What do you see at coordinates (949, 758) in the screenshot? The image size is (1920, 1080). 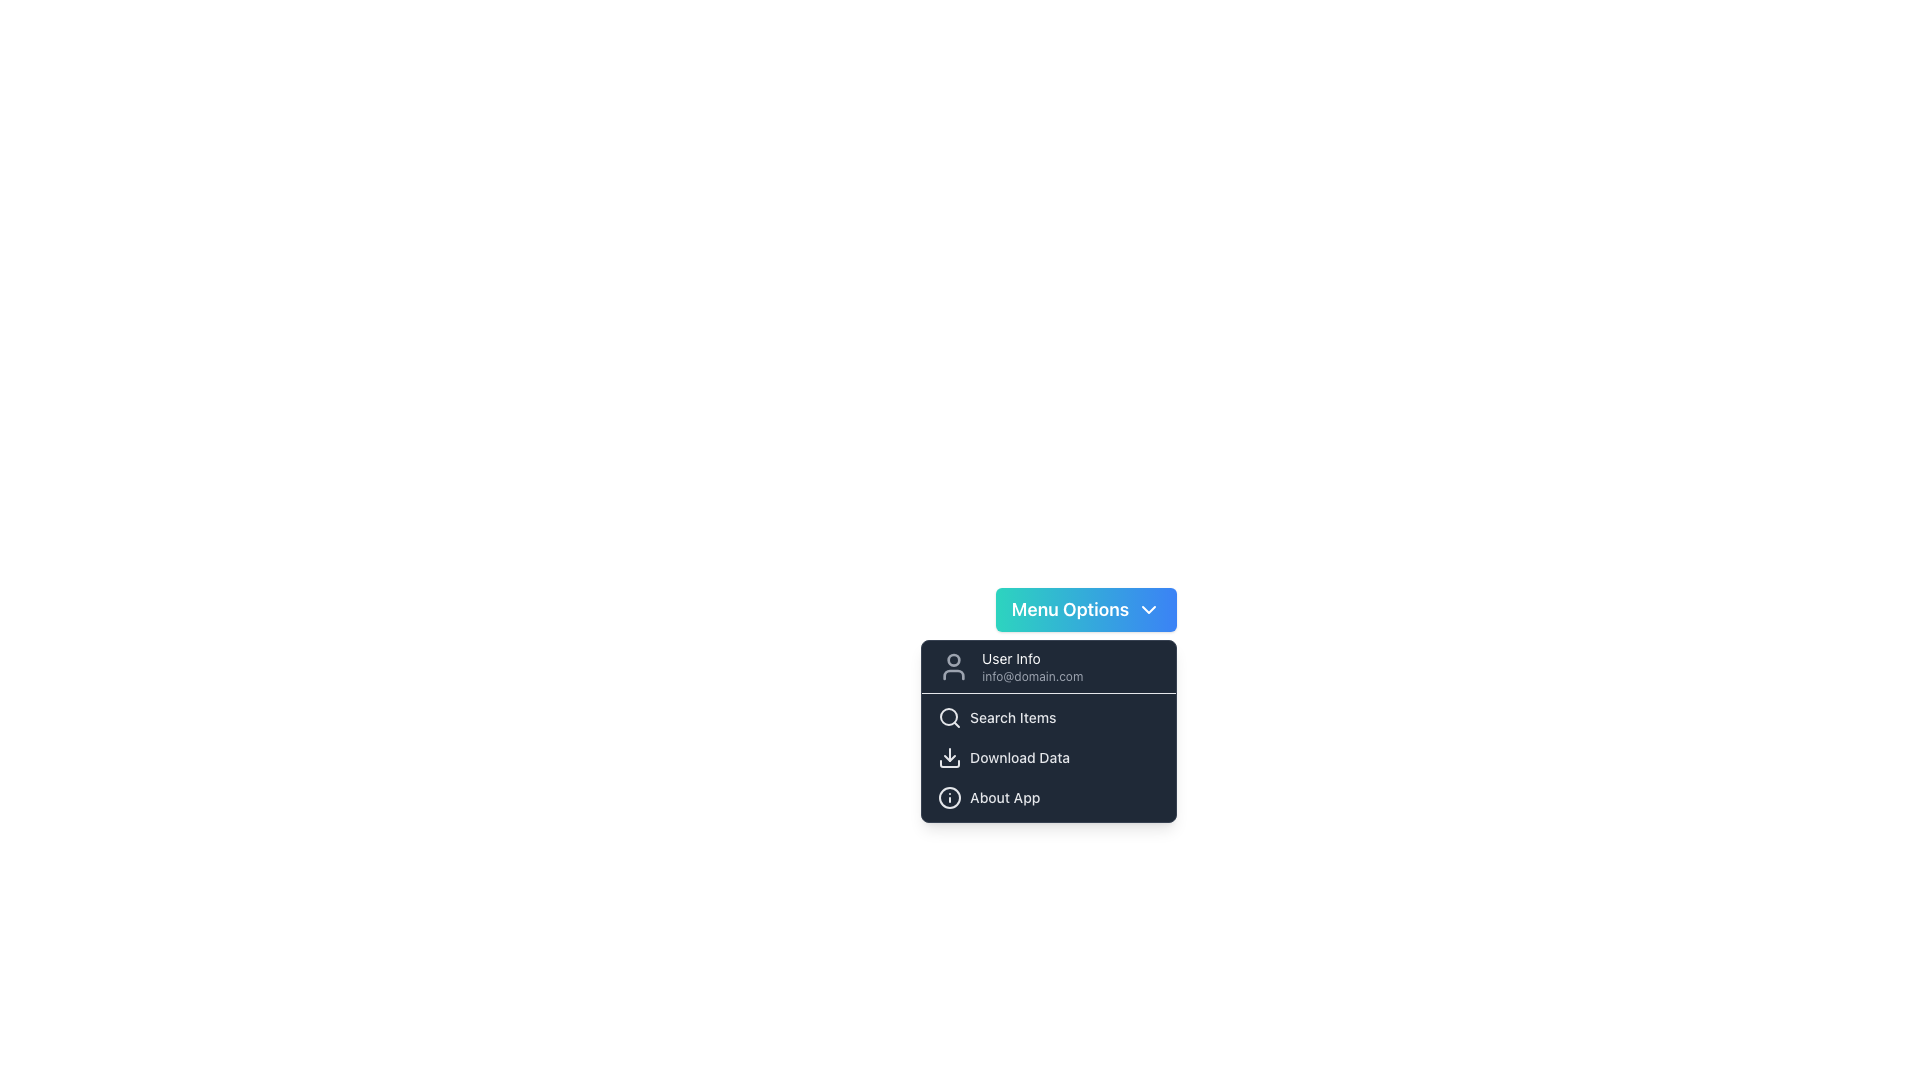 I see `the download icon resembling a downward-facing arrow within the 'Download Data' menu entry` at bounding box center [949, 758].